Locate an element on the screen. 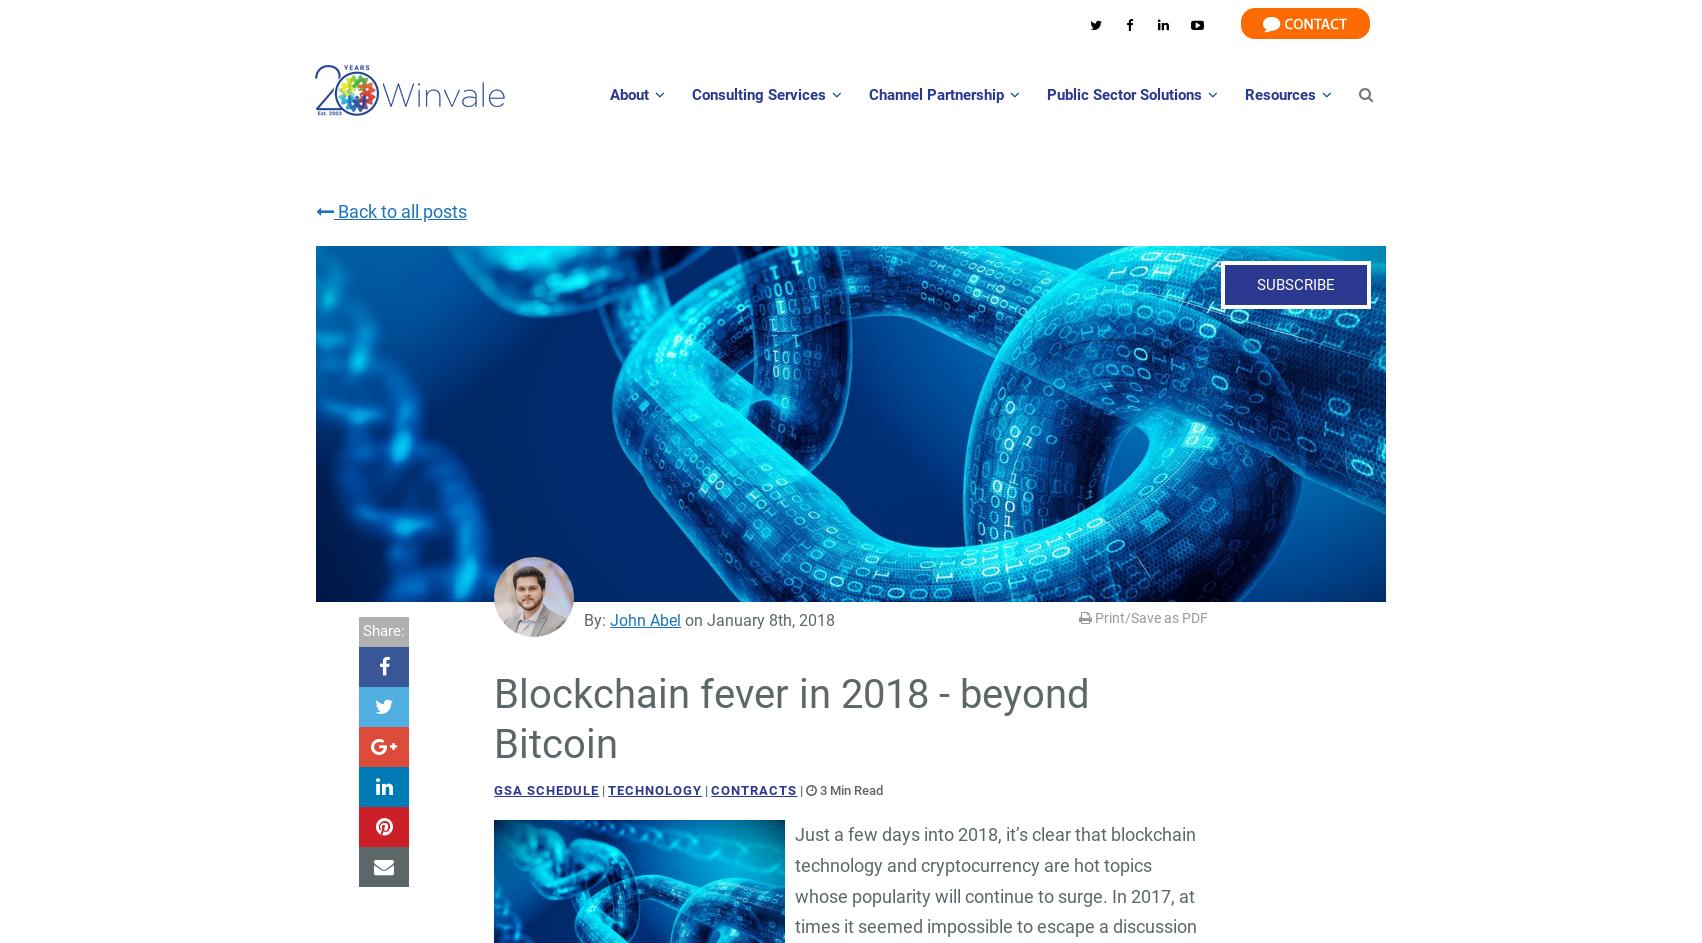  'By:' is located at coordinates (597, 619).